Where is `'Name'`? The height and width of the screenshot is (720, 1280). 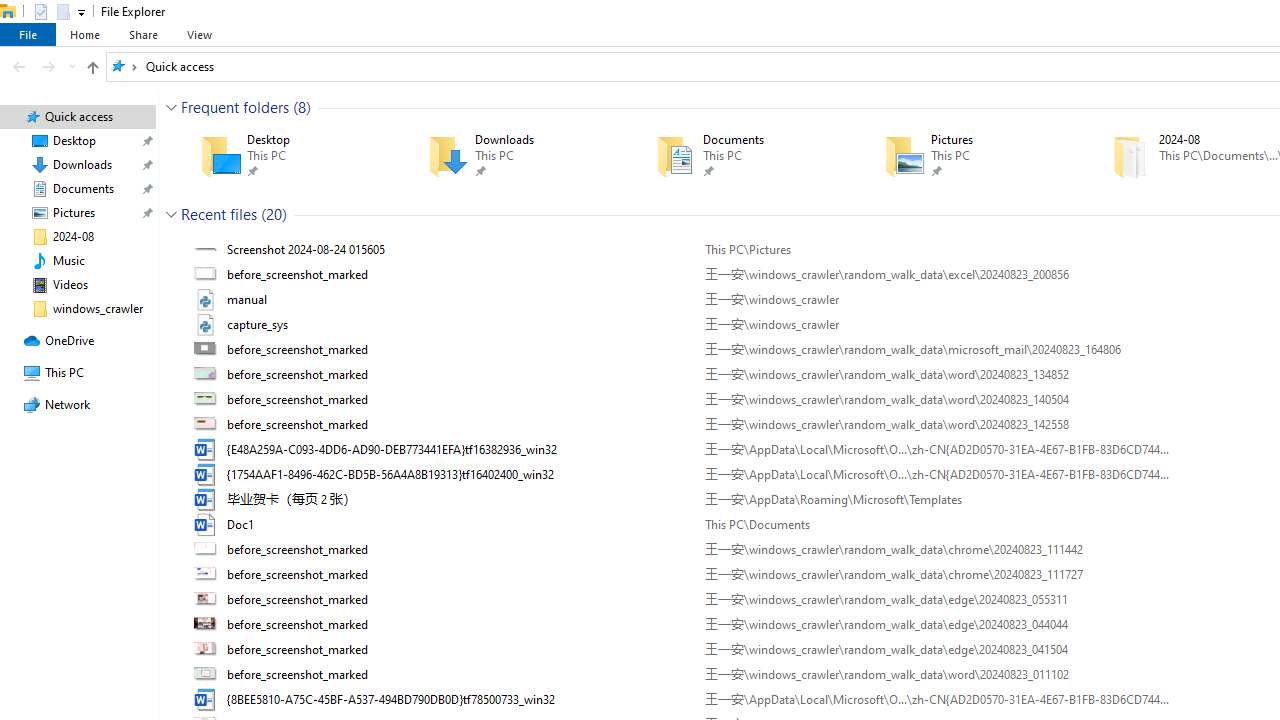 'Name' is located at coordinates (457, 698).